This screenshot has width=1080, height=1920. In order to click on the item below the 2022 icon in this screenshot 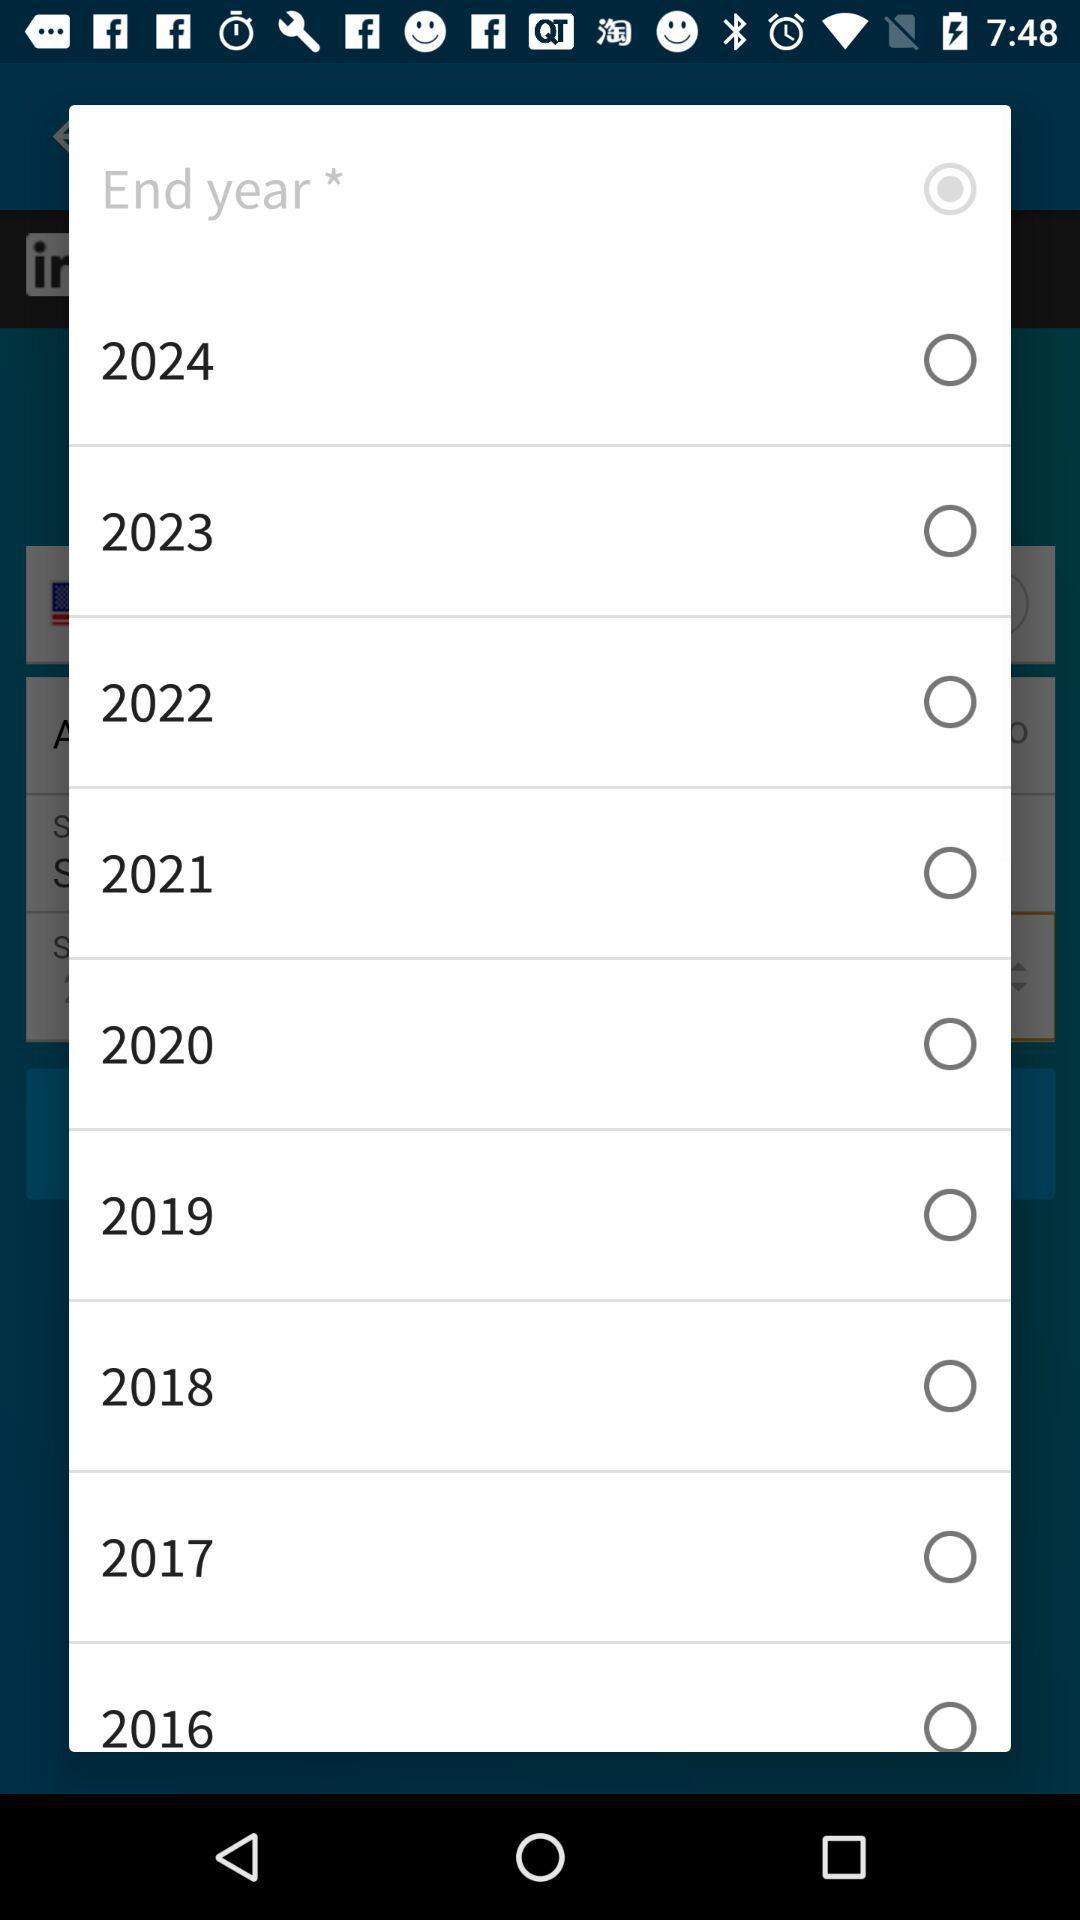, I will do `click(540, 873)`.